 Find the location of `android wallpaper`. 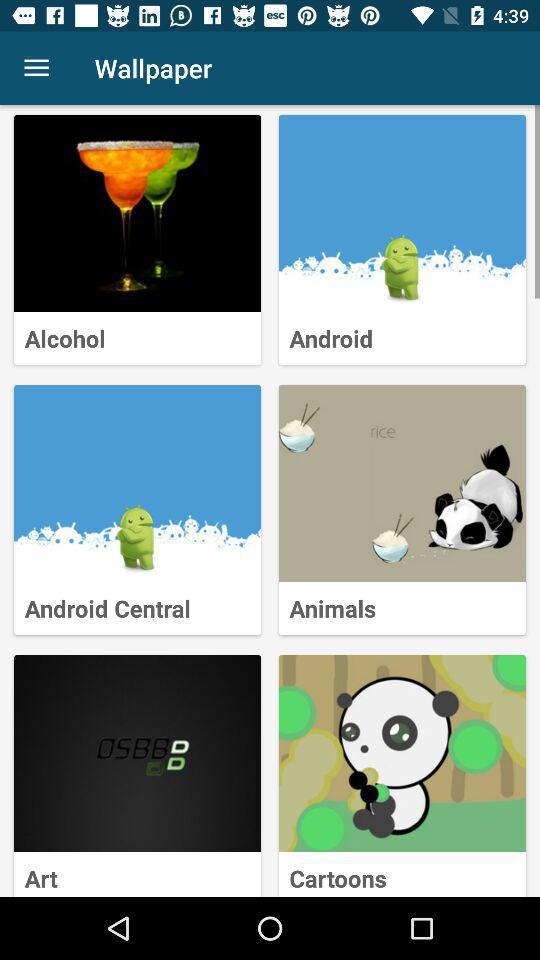

android wallpaper is located at coordinates (402, 213).